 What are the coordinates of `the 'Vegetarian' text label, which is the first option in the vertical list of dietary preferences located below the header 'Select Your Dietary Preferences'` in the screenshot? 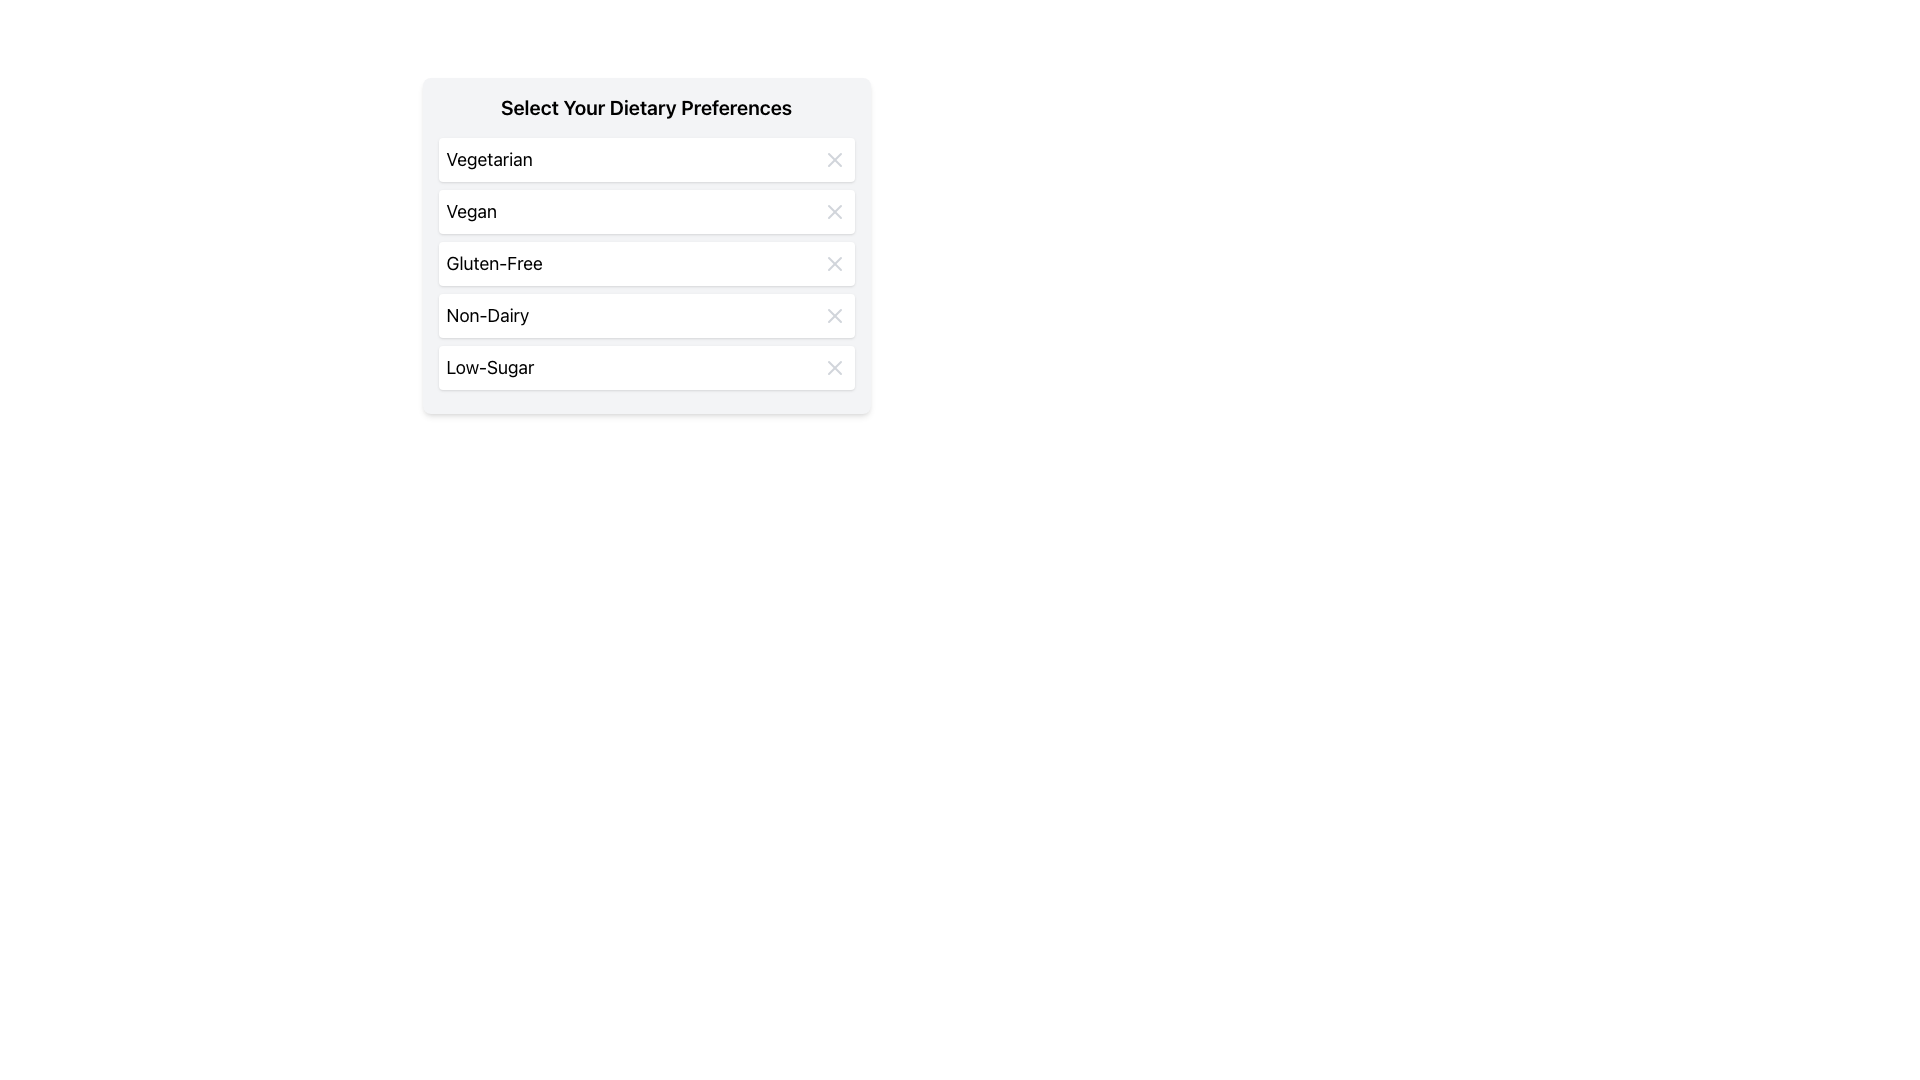 It's located at (489, 158).